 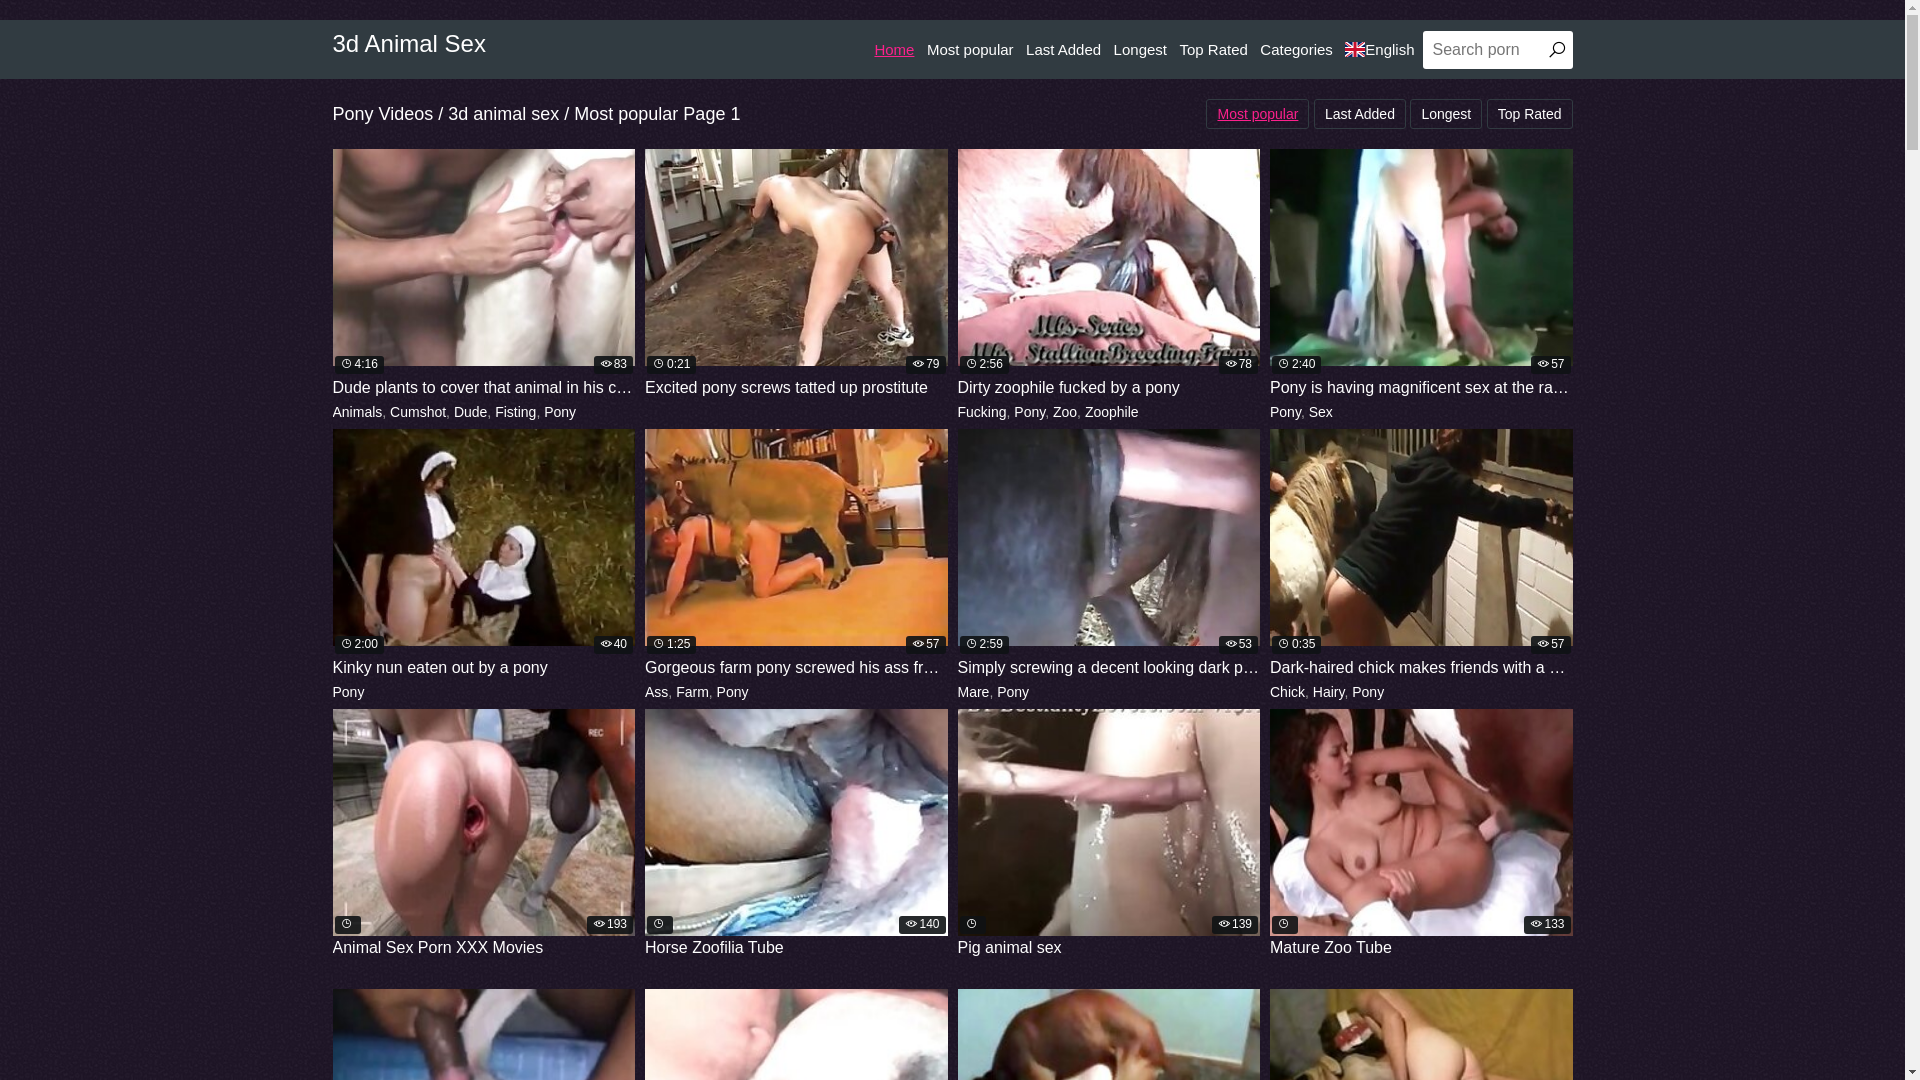 I want to click on 'Ass', so click(x=656, y=690).